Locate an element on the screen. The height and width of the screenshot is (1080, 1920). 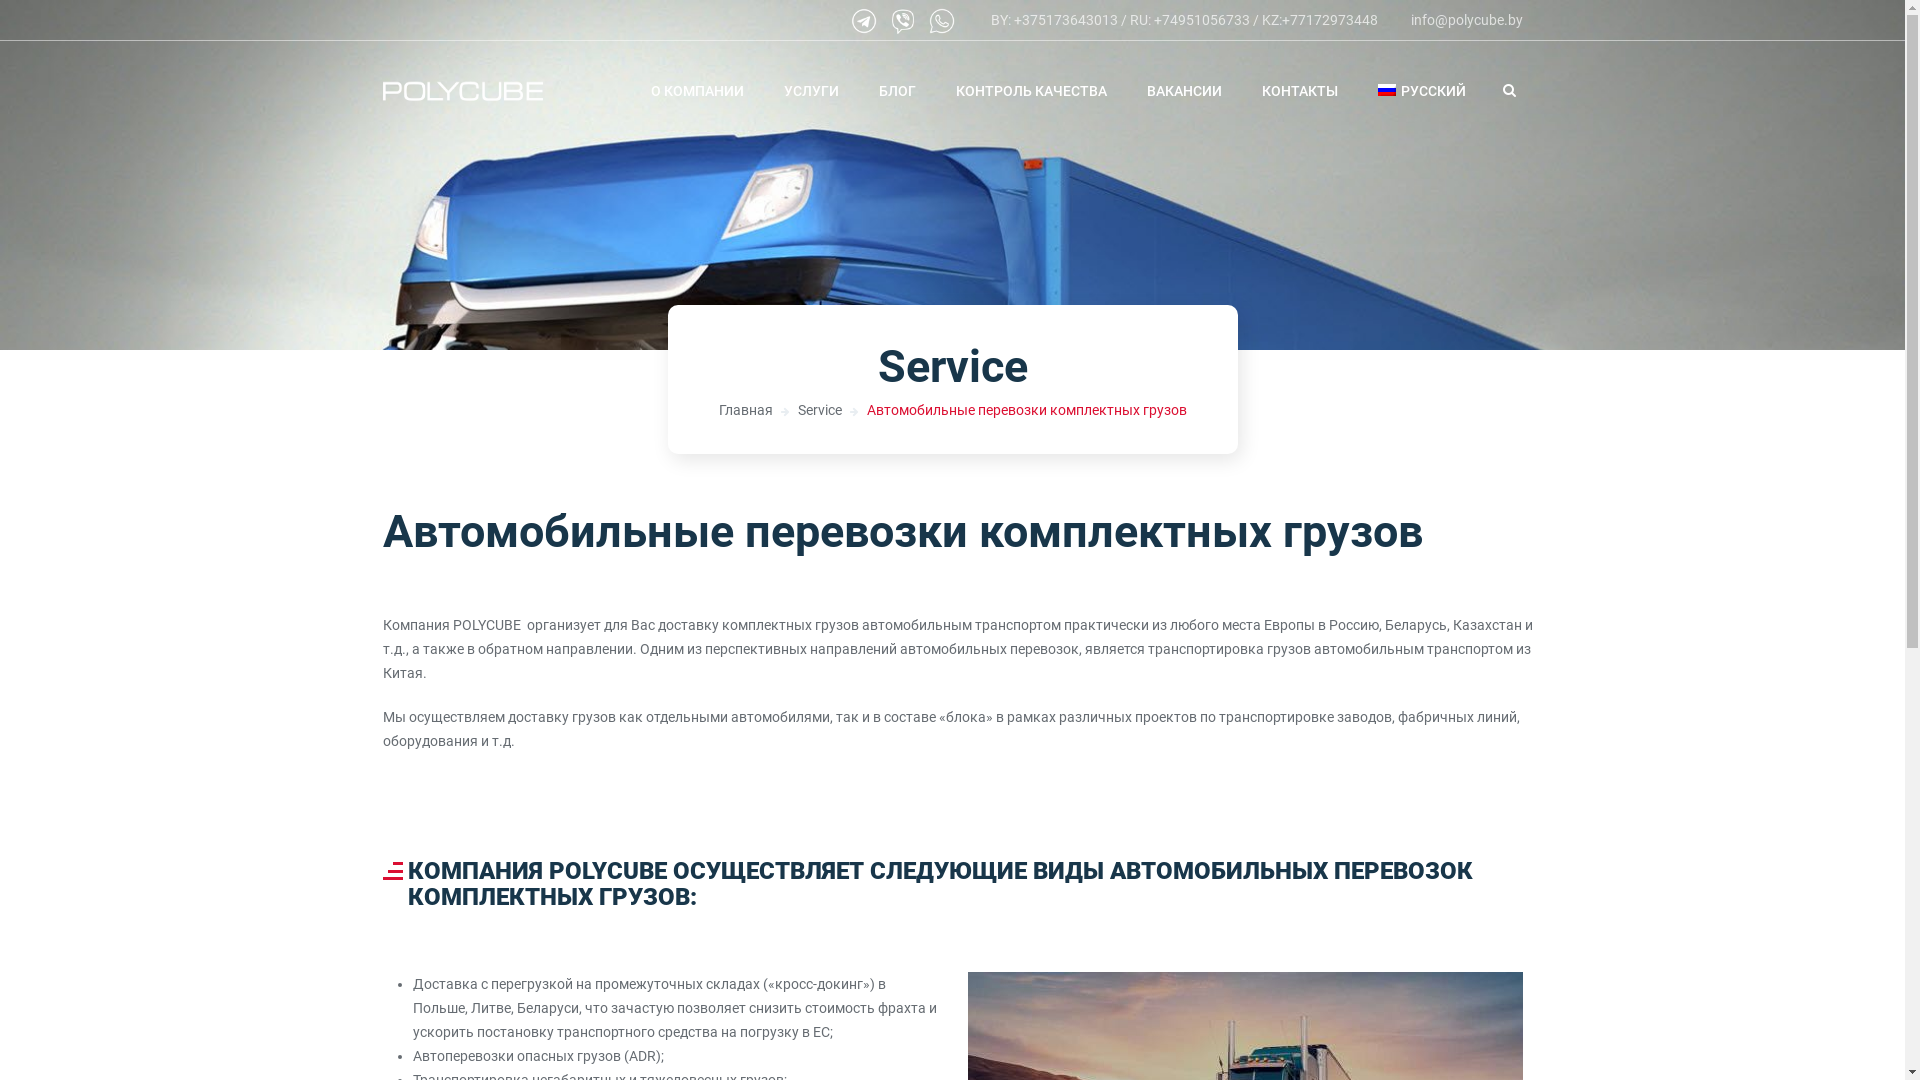
'POLYCUBE' is located at coordinates (450, 623).